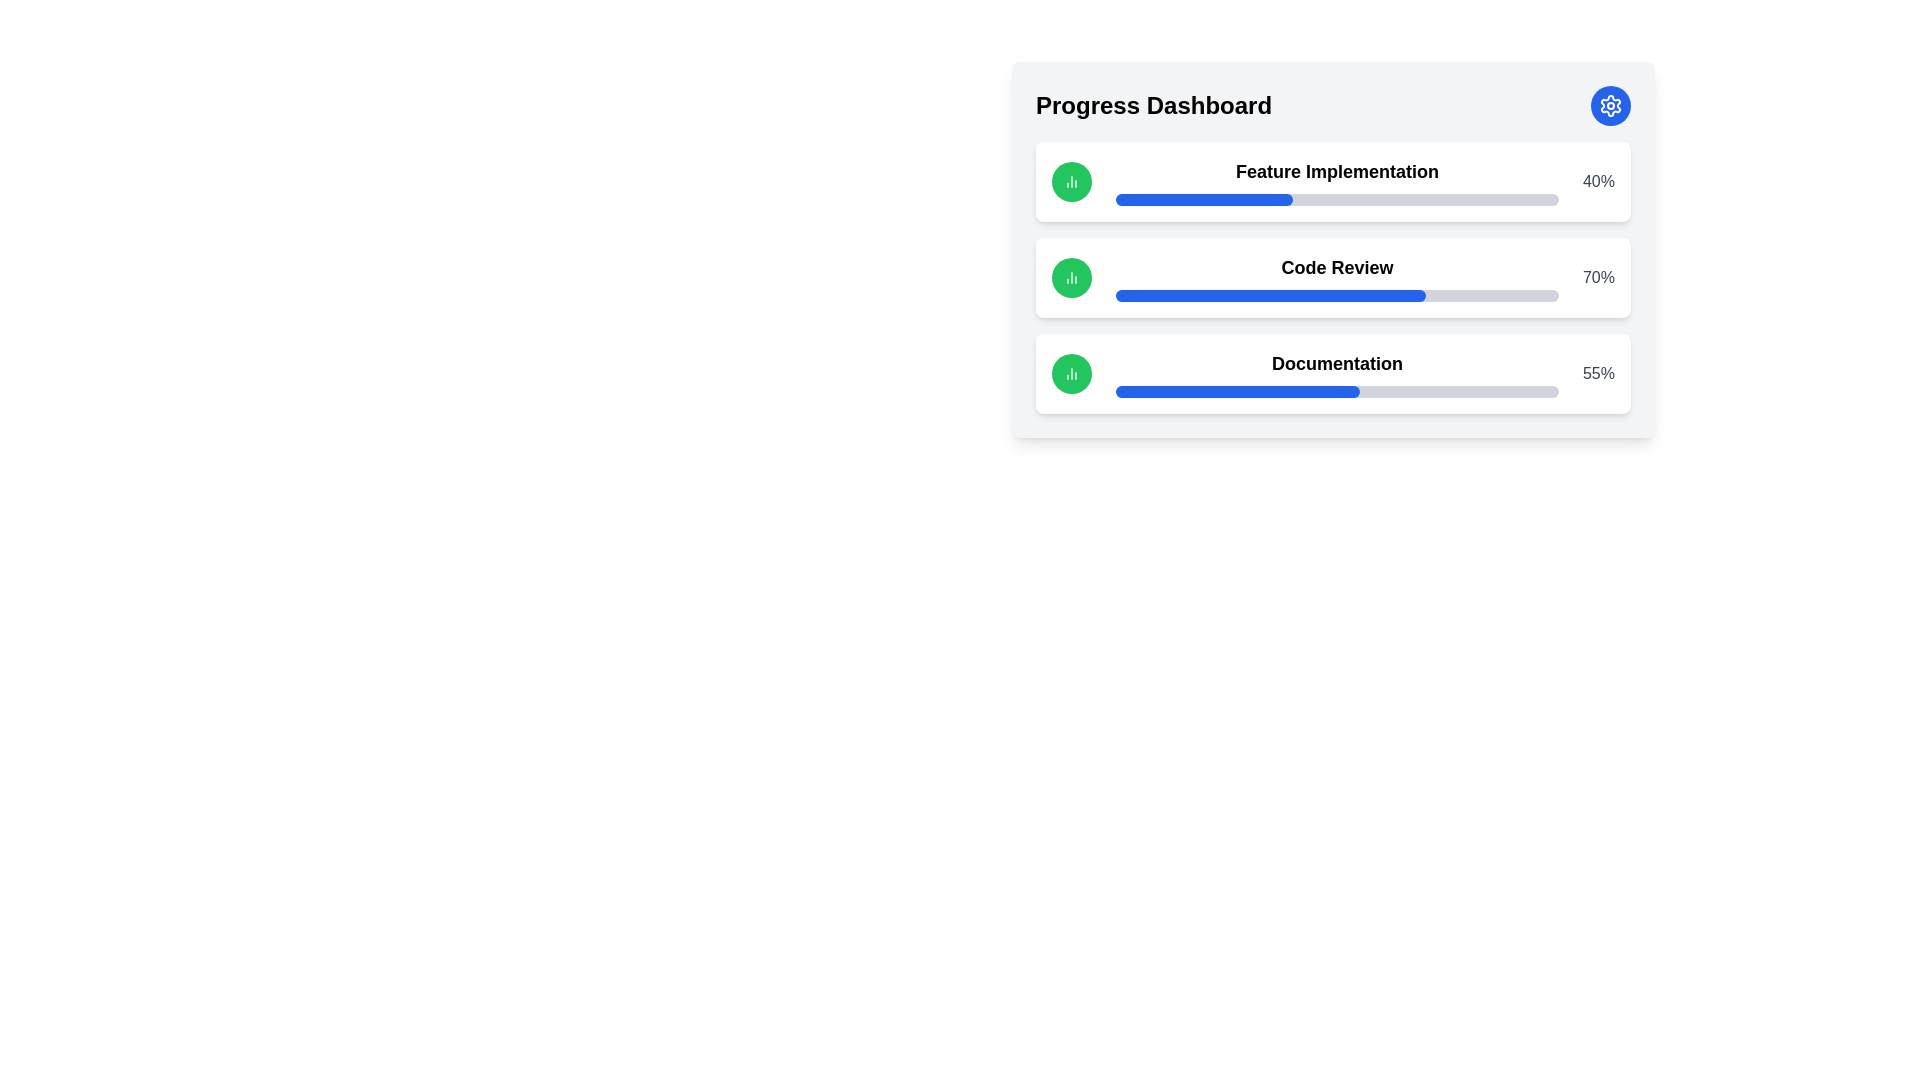 This screenshot has width=1920, height=1080. I want to click on the filled section of the progress bar, which visually represents 55% completion of the documentation task and is located at the bottommost of three progress indicators in the dashboard, so click(1236, 392).